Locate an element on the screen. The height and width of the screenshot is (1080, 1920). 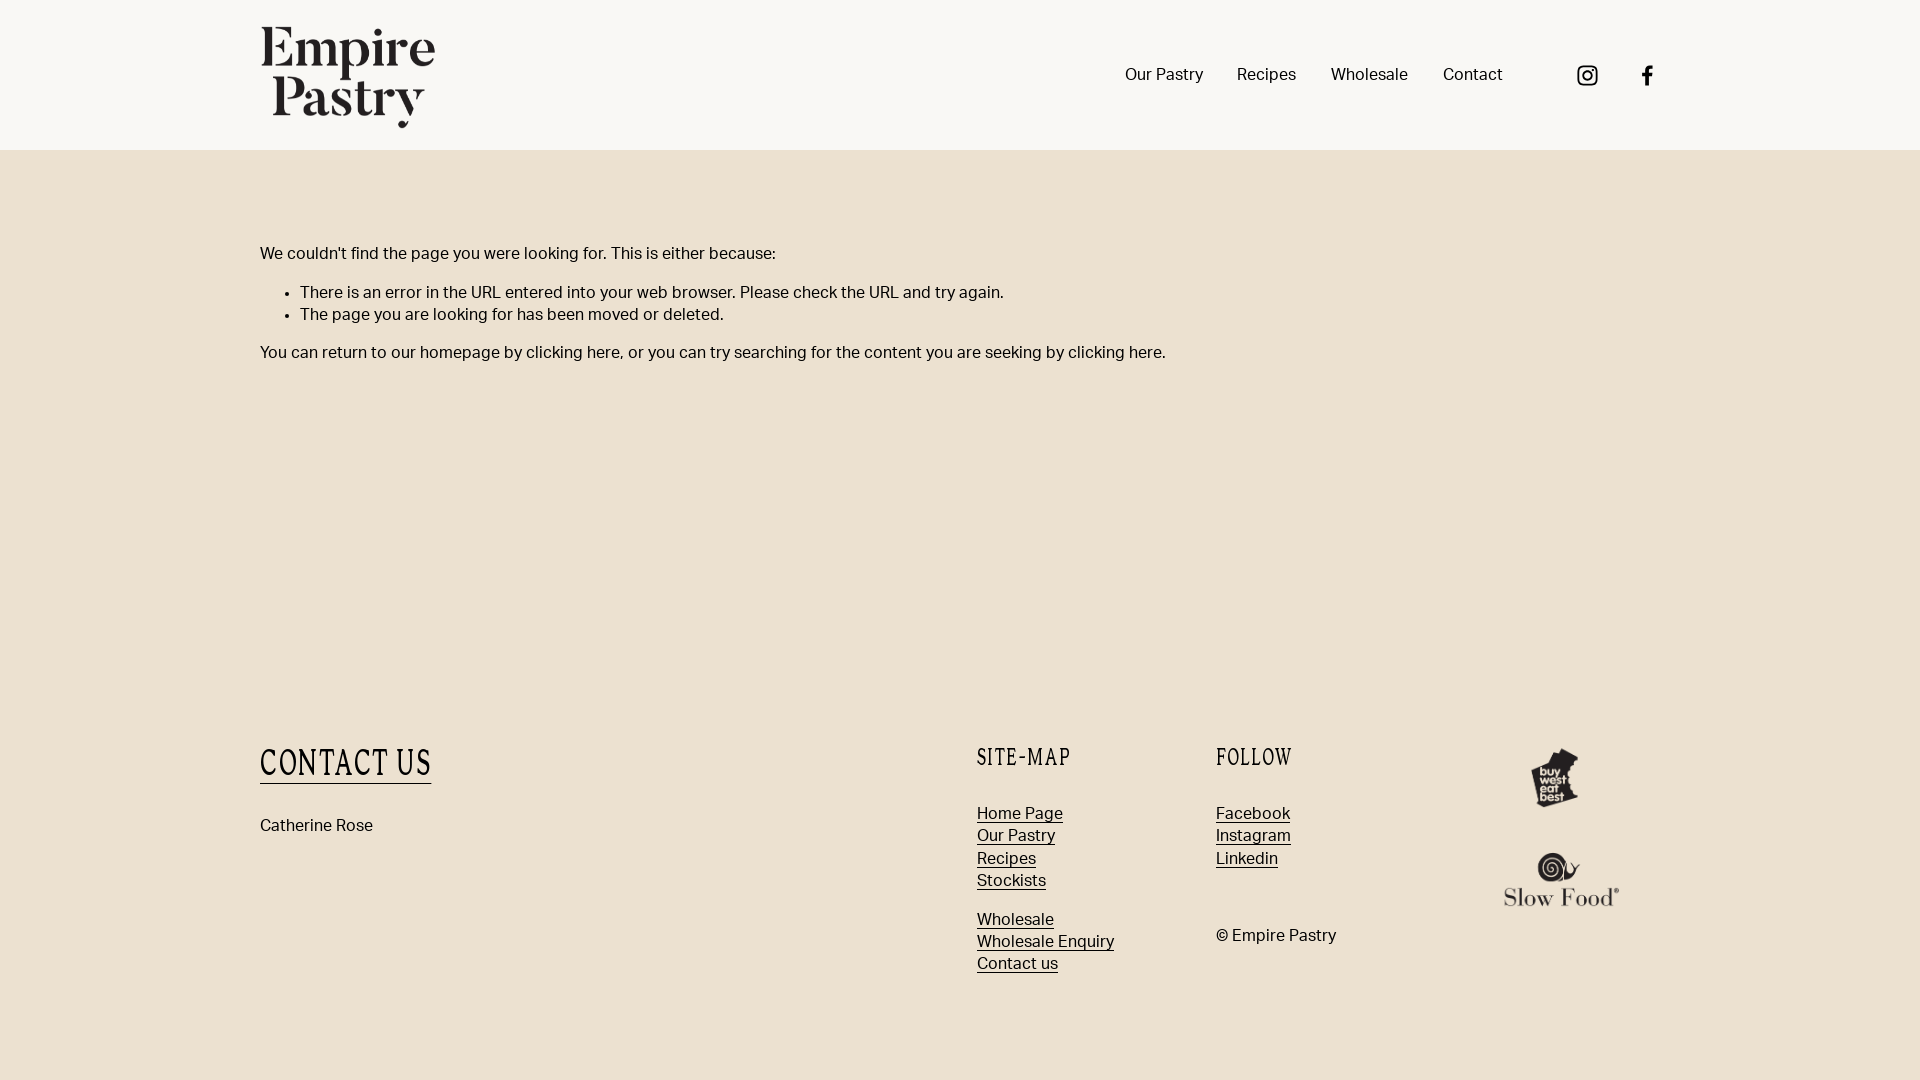
'Our Pastry' is located at coordinates (1163, 73).